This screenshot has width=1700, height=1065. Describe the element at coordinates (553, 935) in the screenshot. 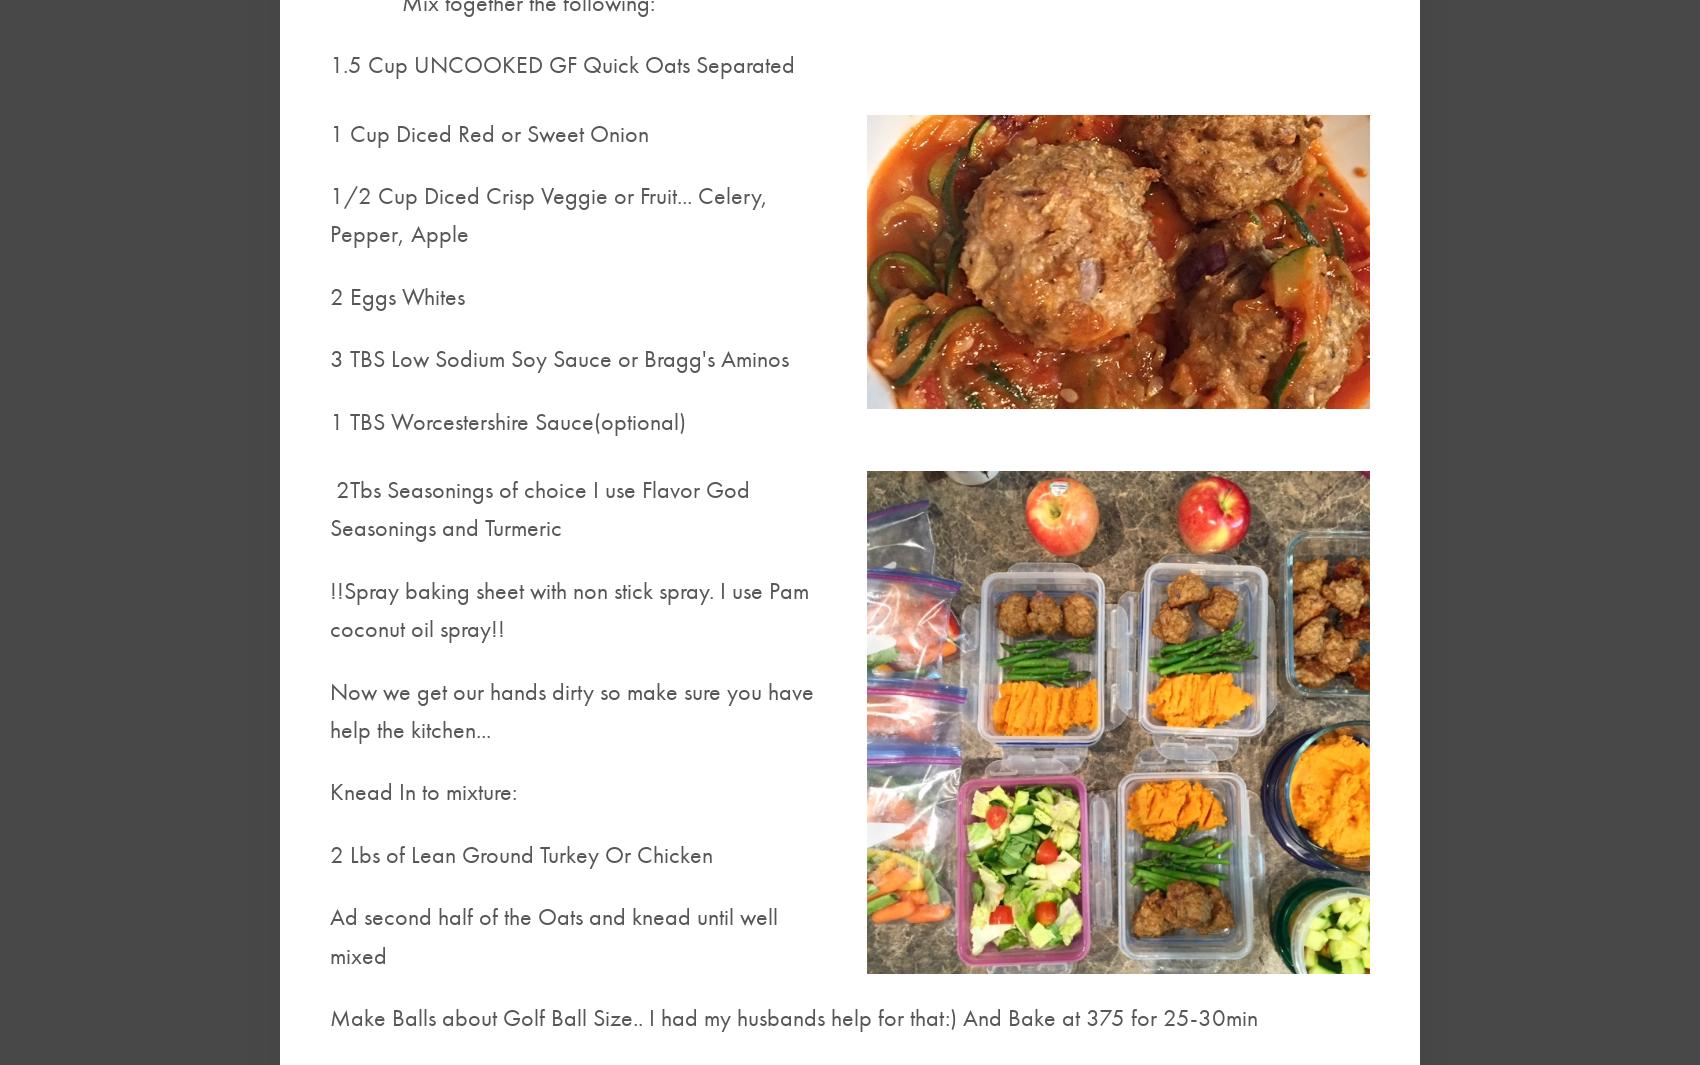

I see `'Ad second half of the Oats and knead until well mixed'` at that location.